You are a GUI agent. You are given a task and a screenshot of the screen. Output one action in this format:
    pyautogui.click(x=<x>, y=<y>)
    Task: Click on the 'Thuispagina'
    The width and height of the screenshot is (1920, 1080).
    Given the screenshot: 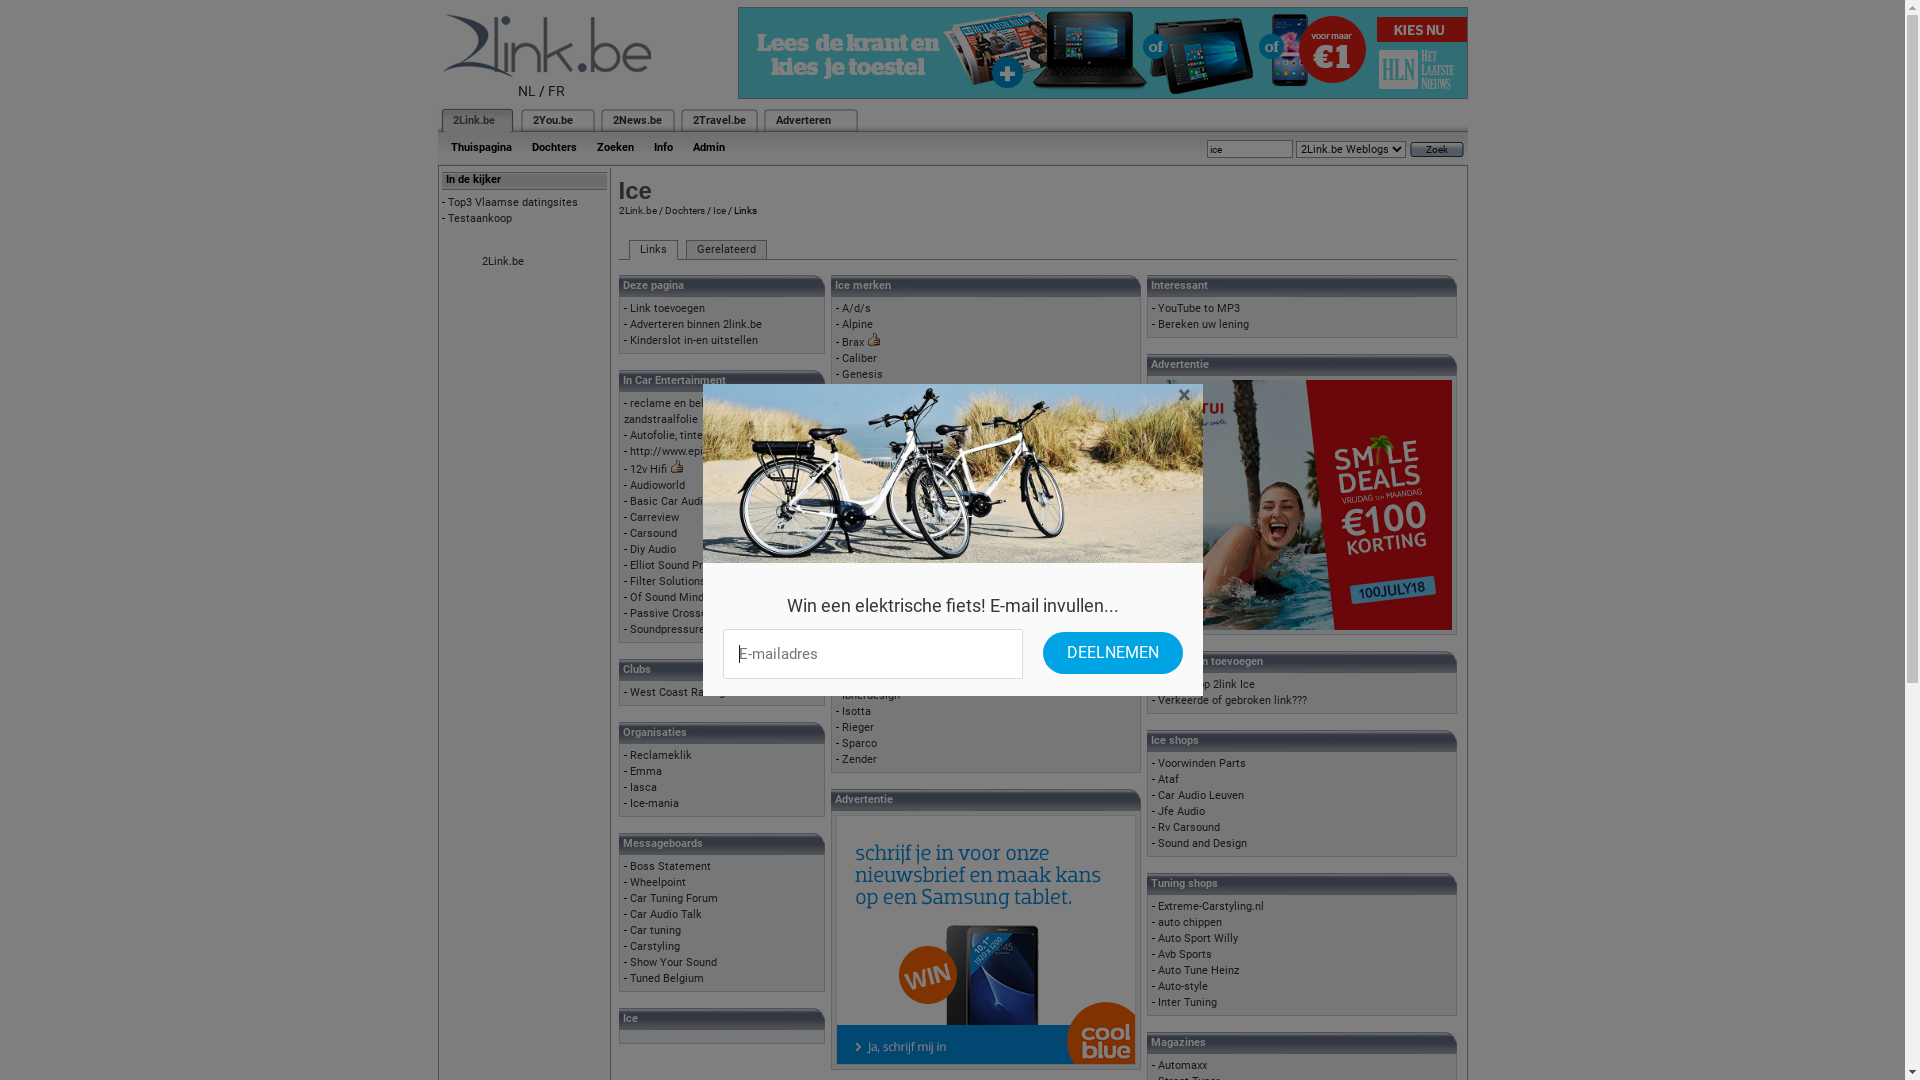 What is the action you would take?
    pyautogui.click(x=480, y=146)
    